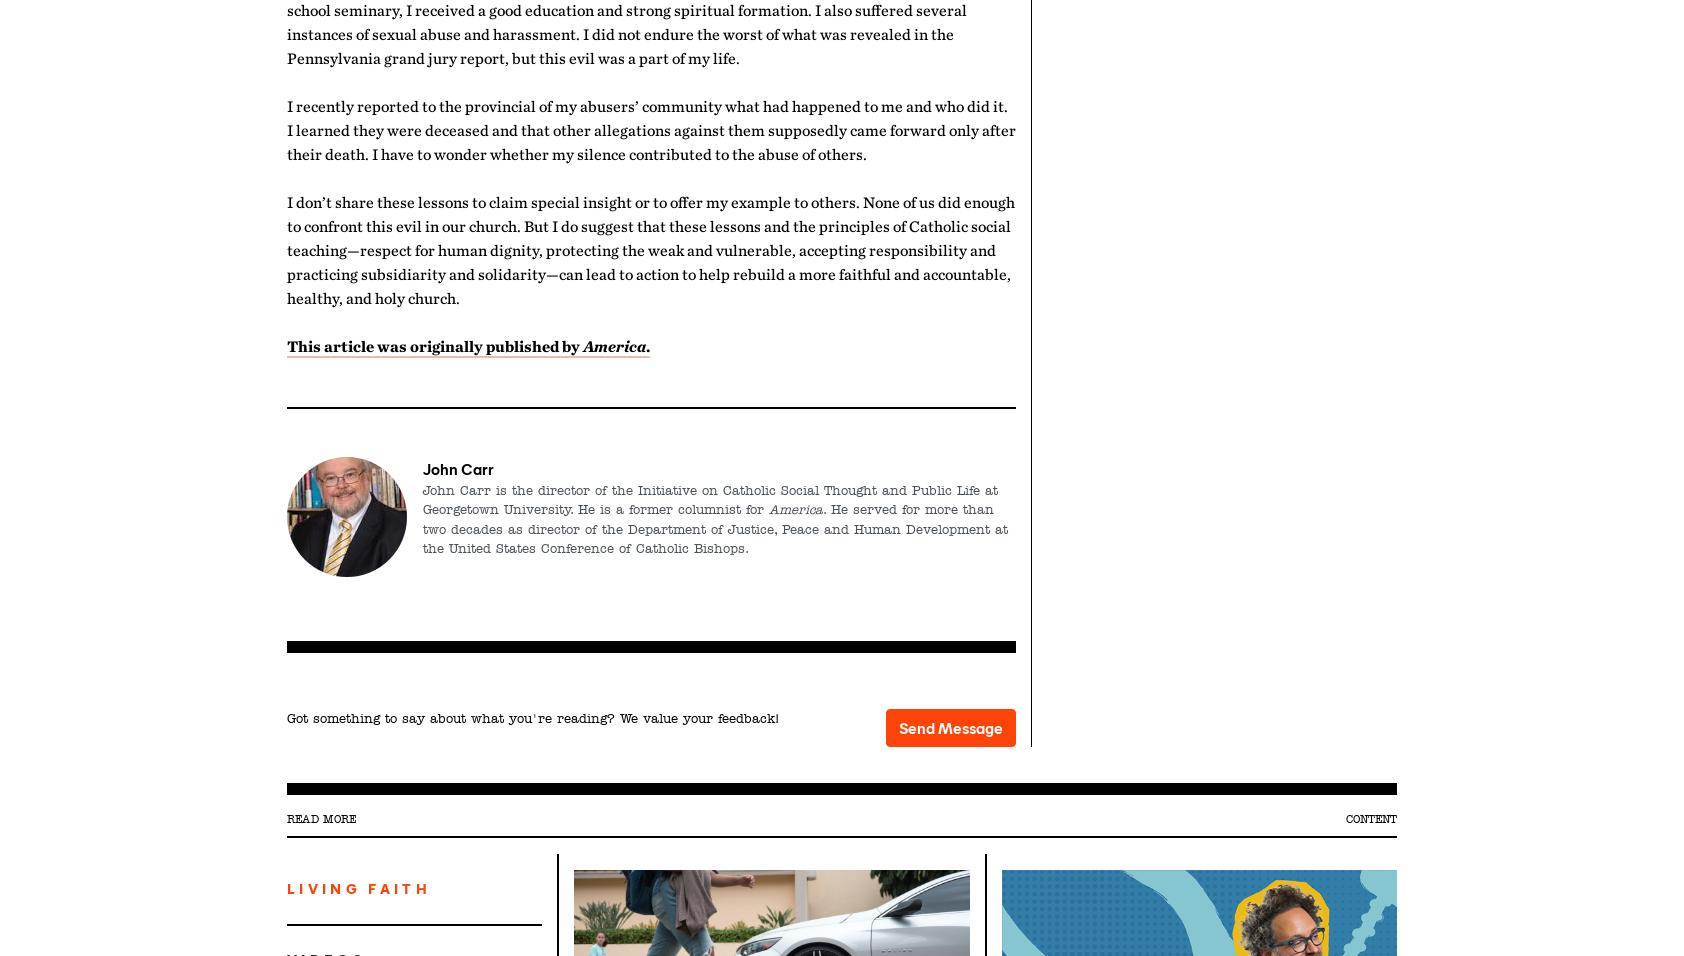  What do you see at coordinates (651, 130) in the screenshot?
I see `'I recently reported to the provincial of my abusers’ community what had happened to me and who did it. I learned they were deceased and that other allegations against them supposedly came forward only after their death. I have to wonder whether my silence contributed to the abuse of others.'` at bounding box center [651, 130].